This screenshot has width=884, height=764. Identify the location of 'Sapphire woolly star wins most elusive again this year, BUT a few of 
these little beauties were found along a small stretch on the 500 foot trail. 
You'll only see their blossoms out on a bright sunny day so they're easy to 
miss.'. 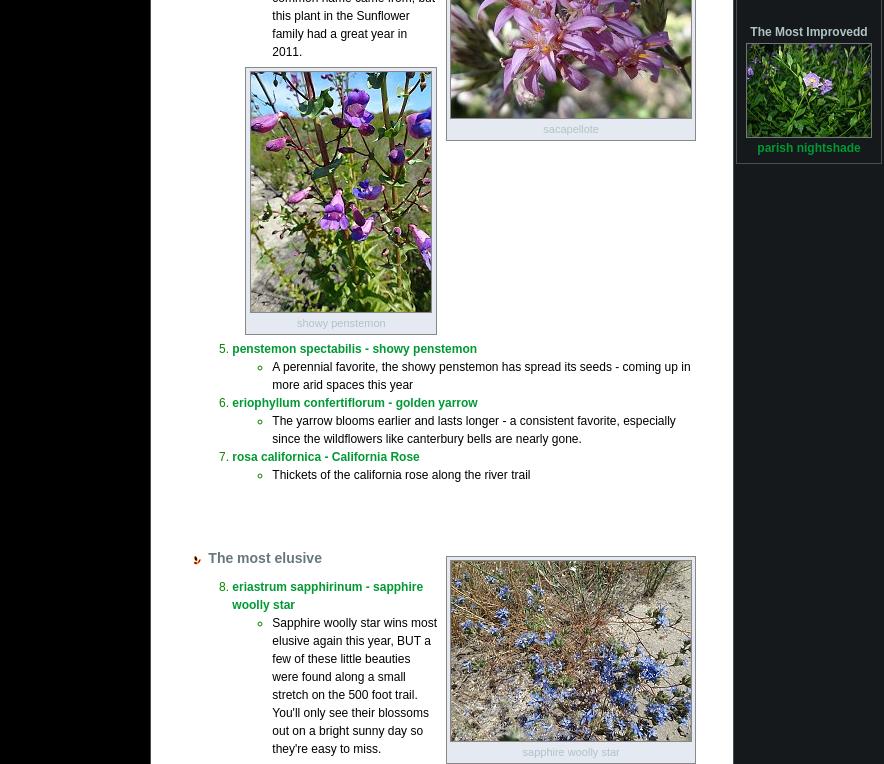
(353, 684).